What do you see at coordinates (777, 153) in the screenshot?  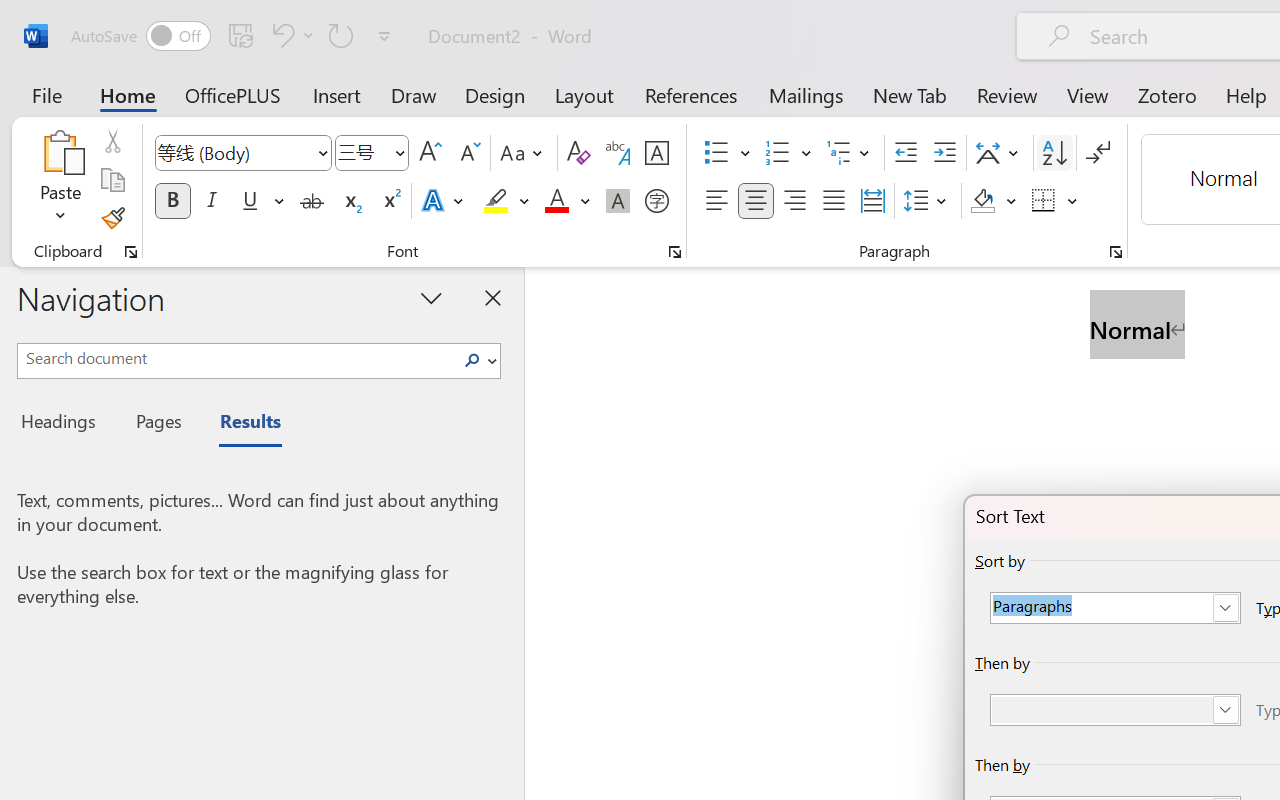 I see `'Numbering'` at bounding box center [777, 153].